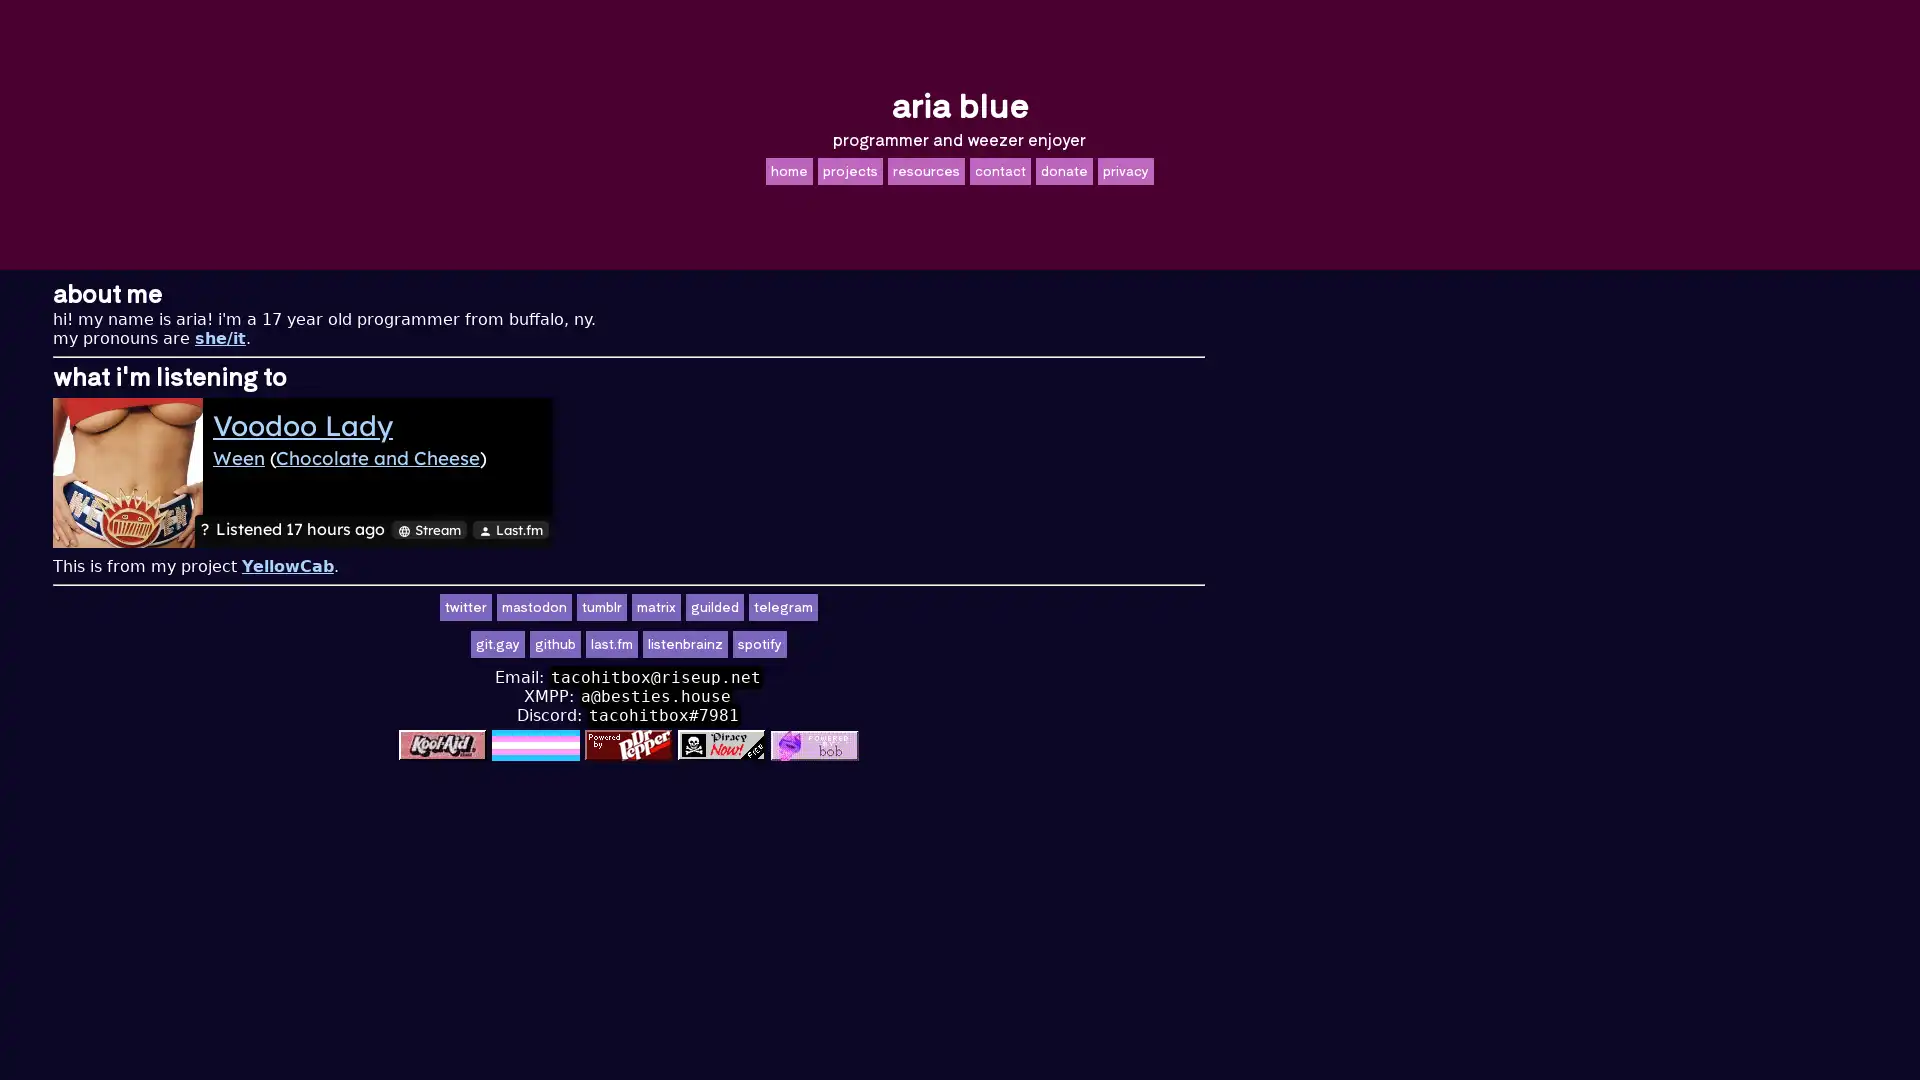  Describe the element at coordinates (941, 644) in the screenshot. I see `last.fm` at that location.